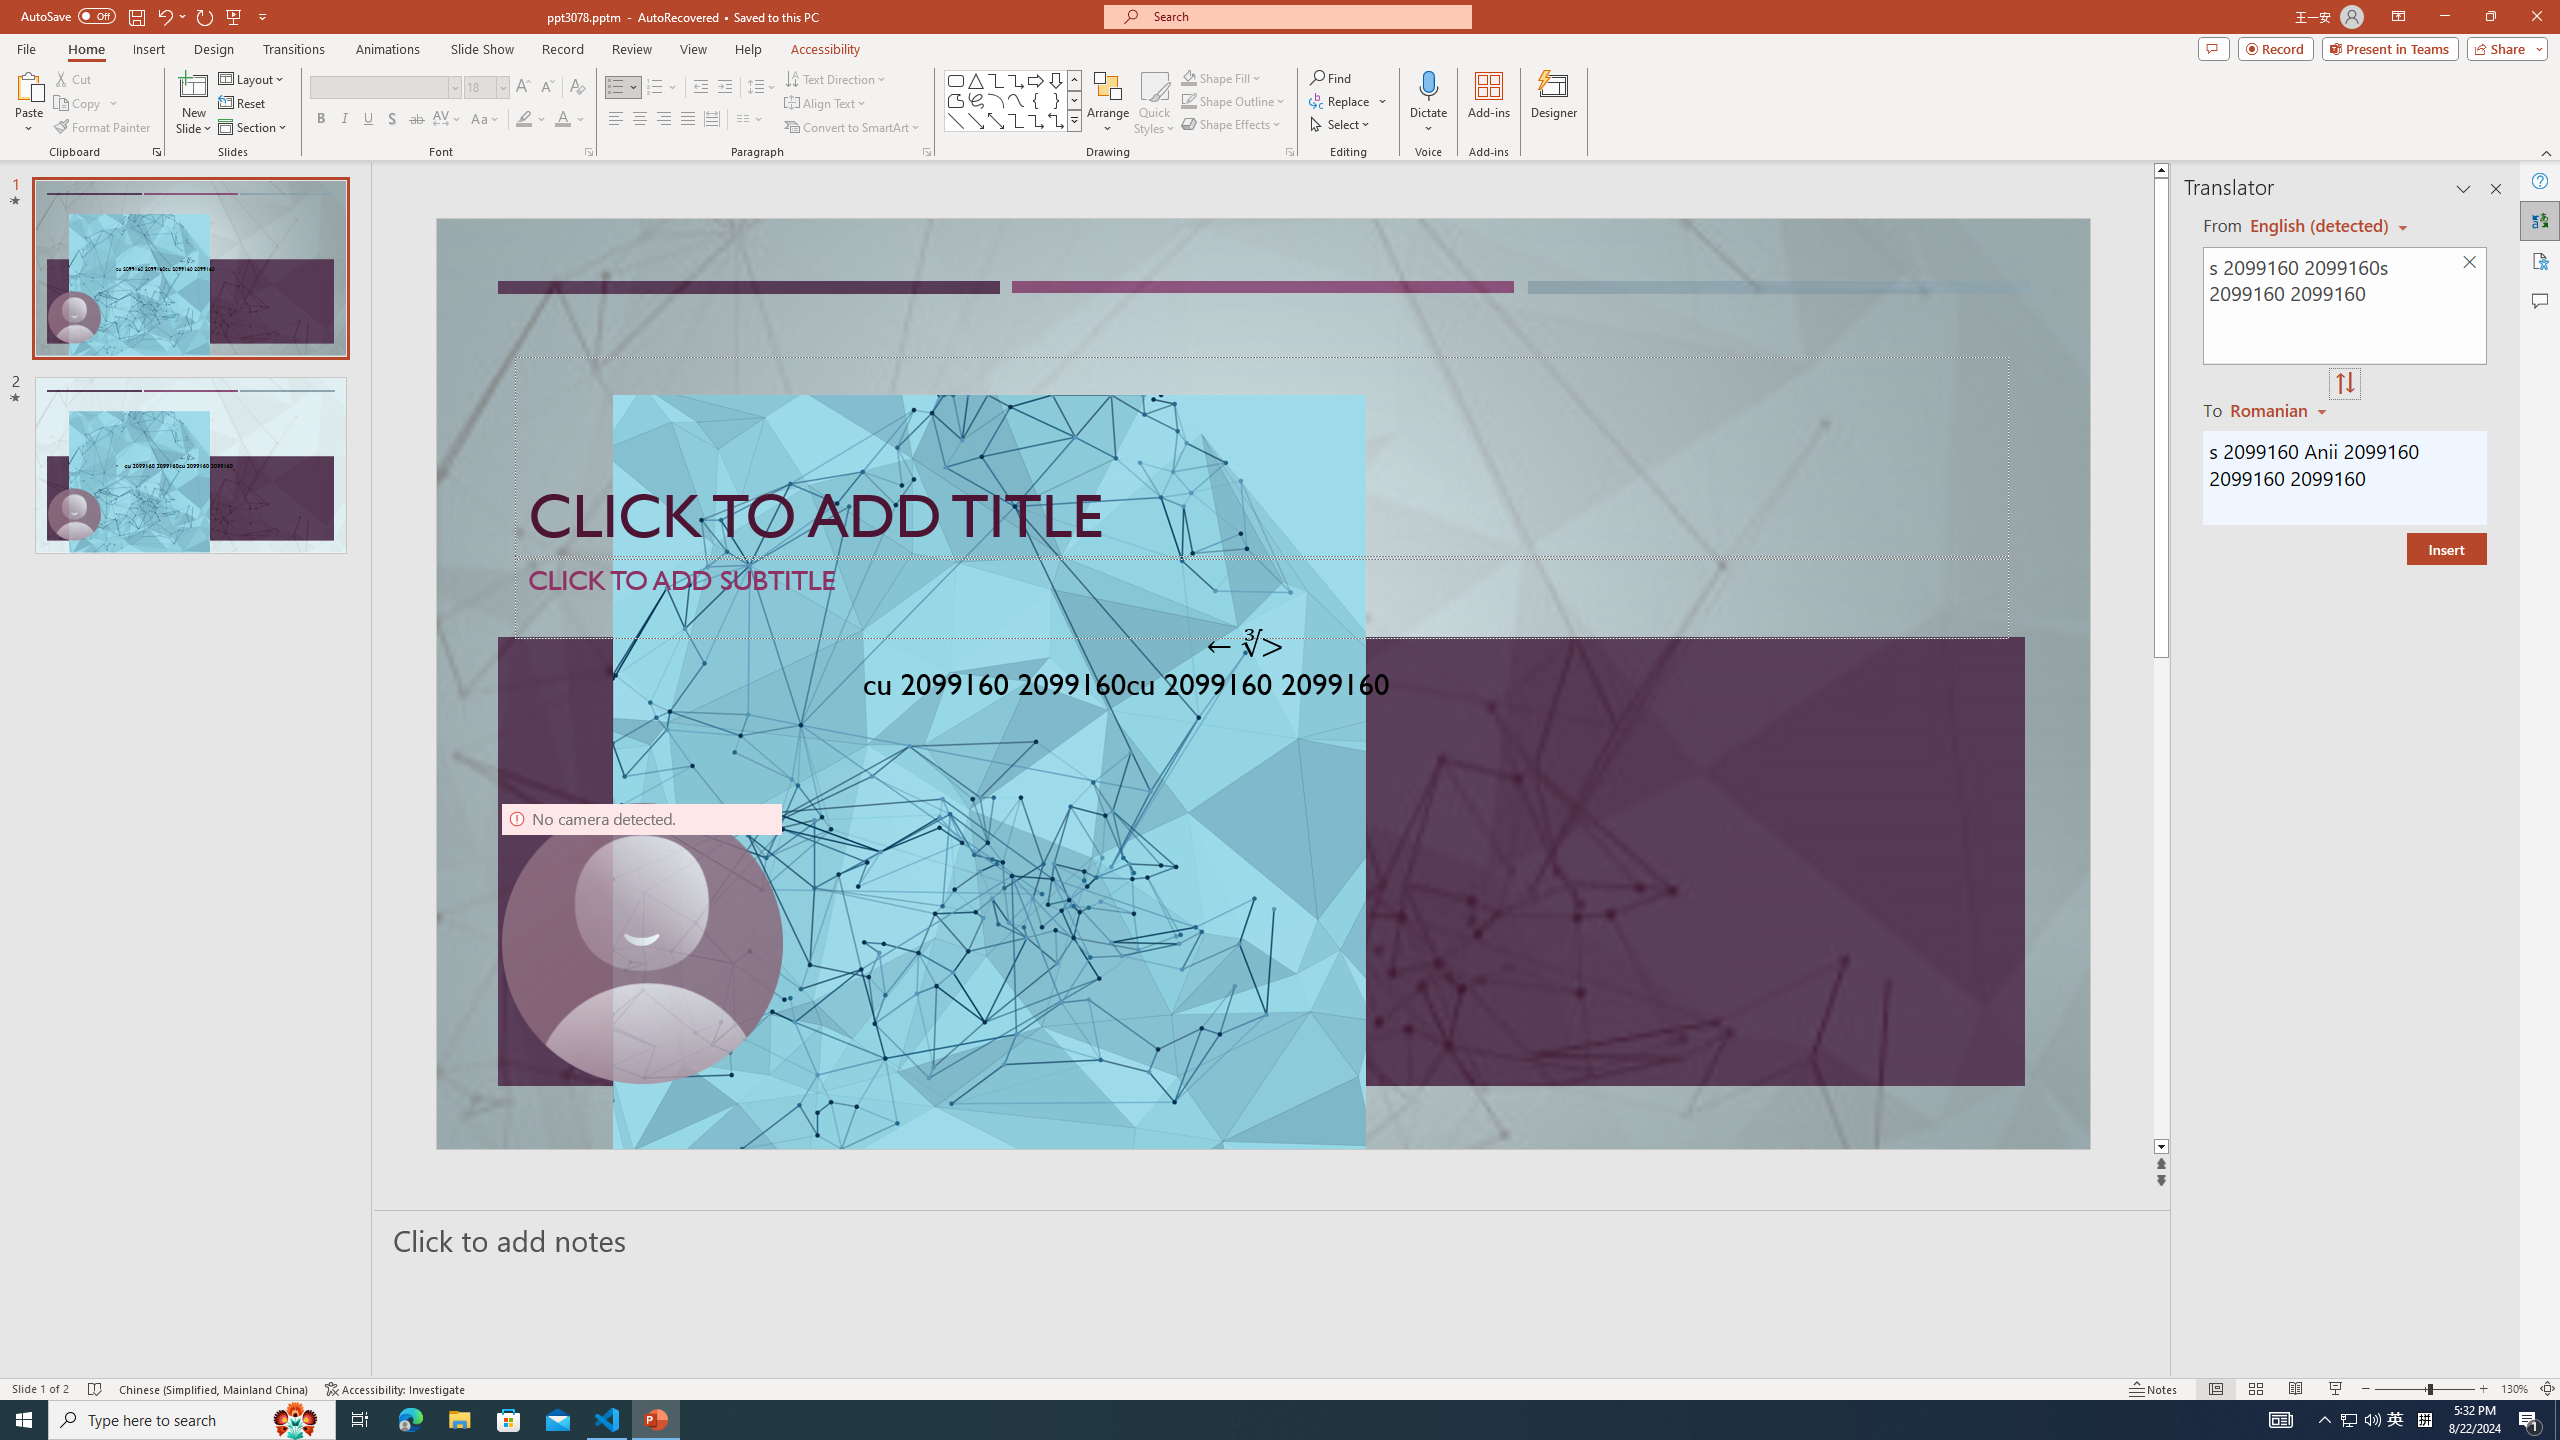 The width and height of the screenshot is (2560, 1440). I want to click on 'Shape Effects', so click(1231, 122).